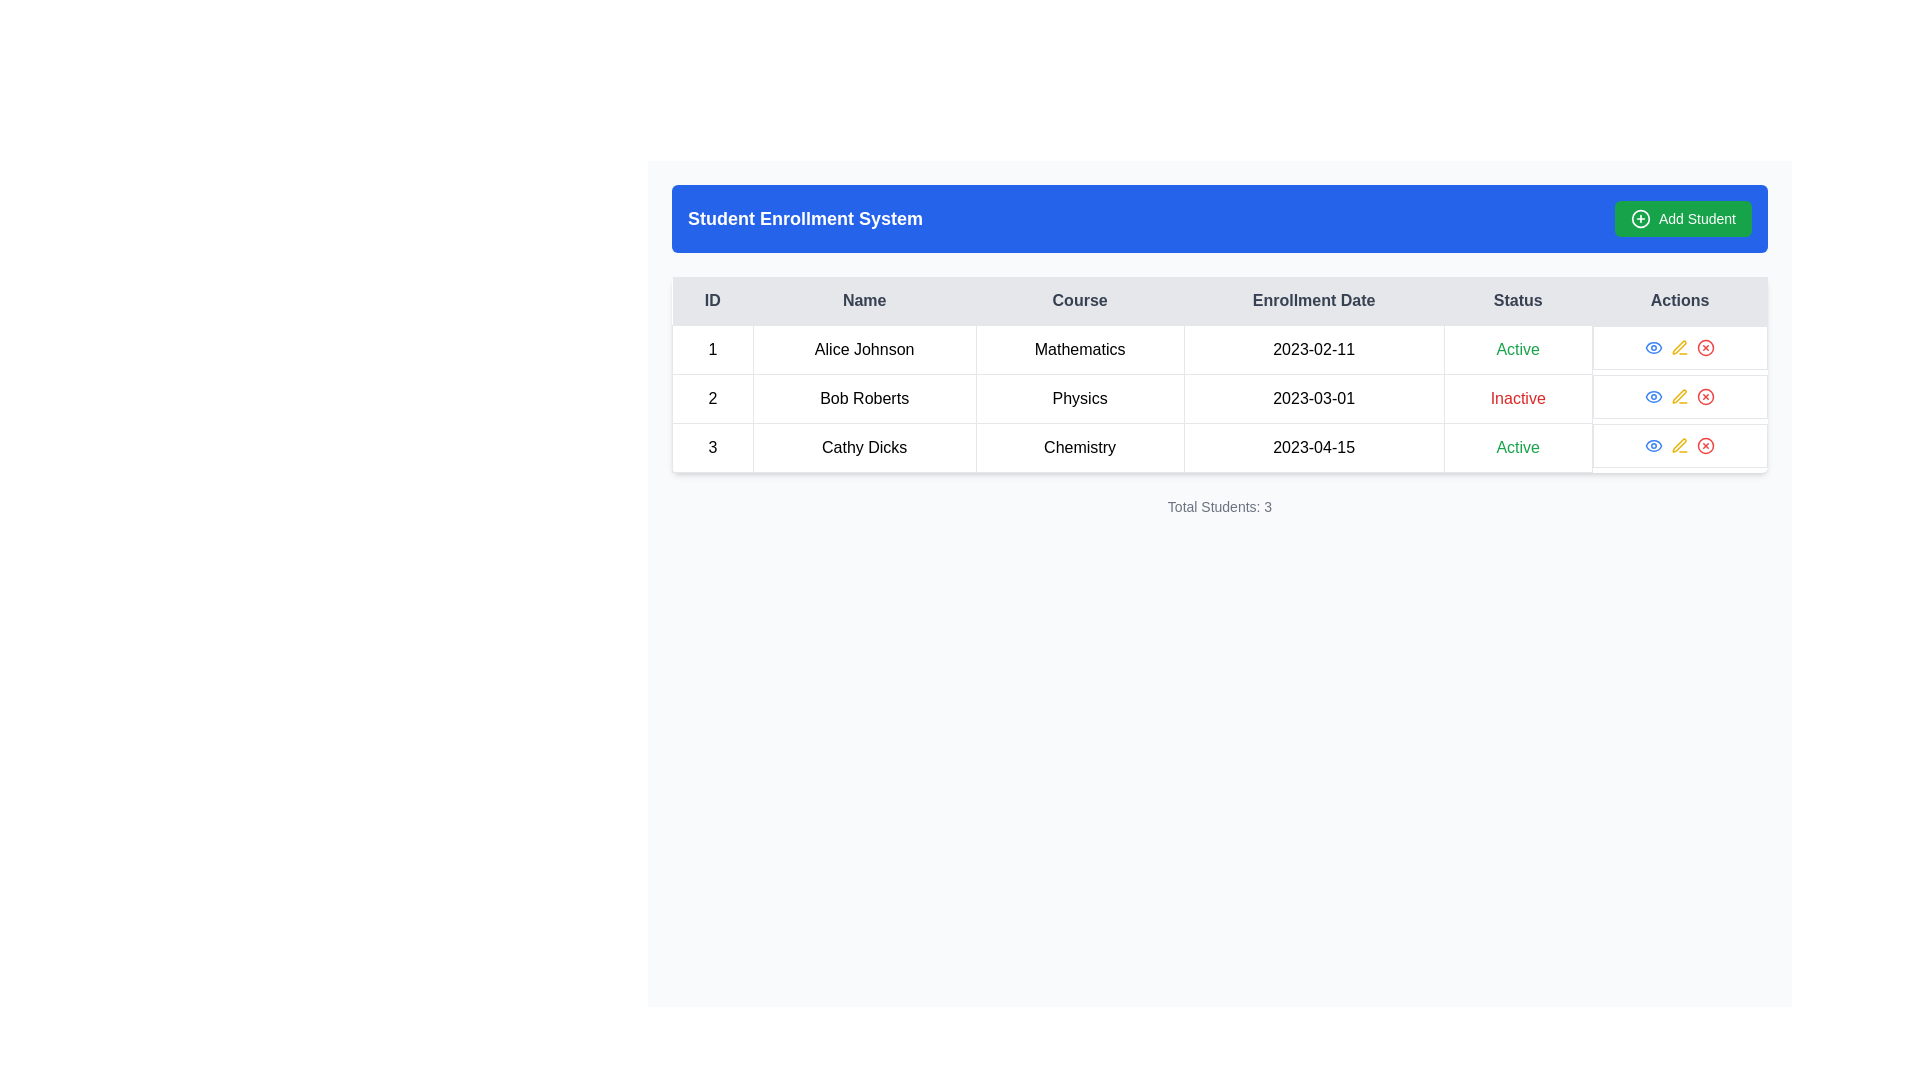 Image resolution: width=1920 pixels, height=1080 pixels. I want to click on the red circular delete button with a white cross located in the 'Actions' column of the first row of the table to possibly reveal additional information, so click(1705, 346).